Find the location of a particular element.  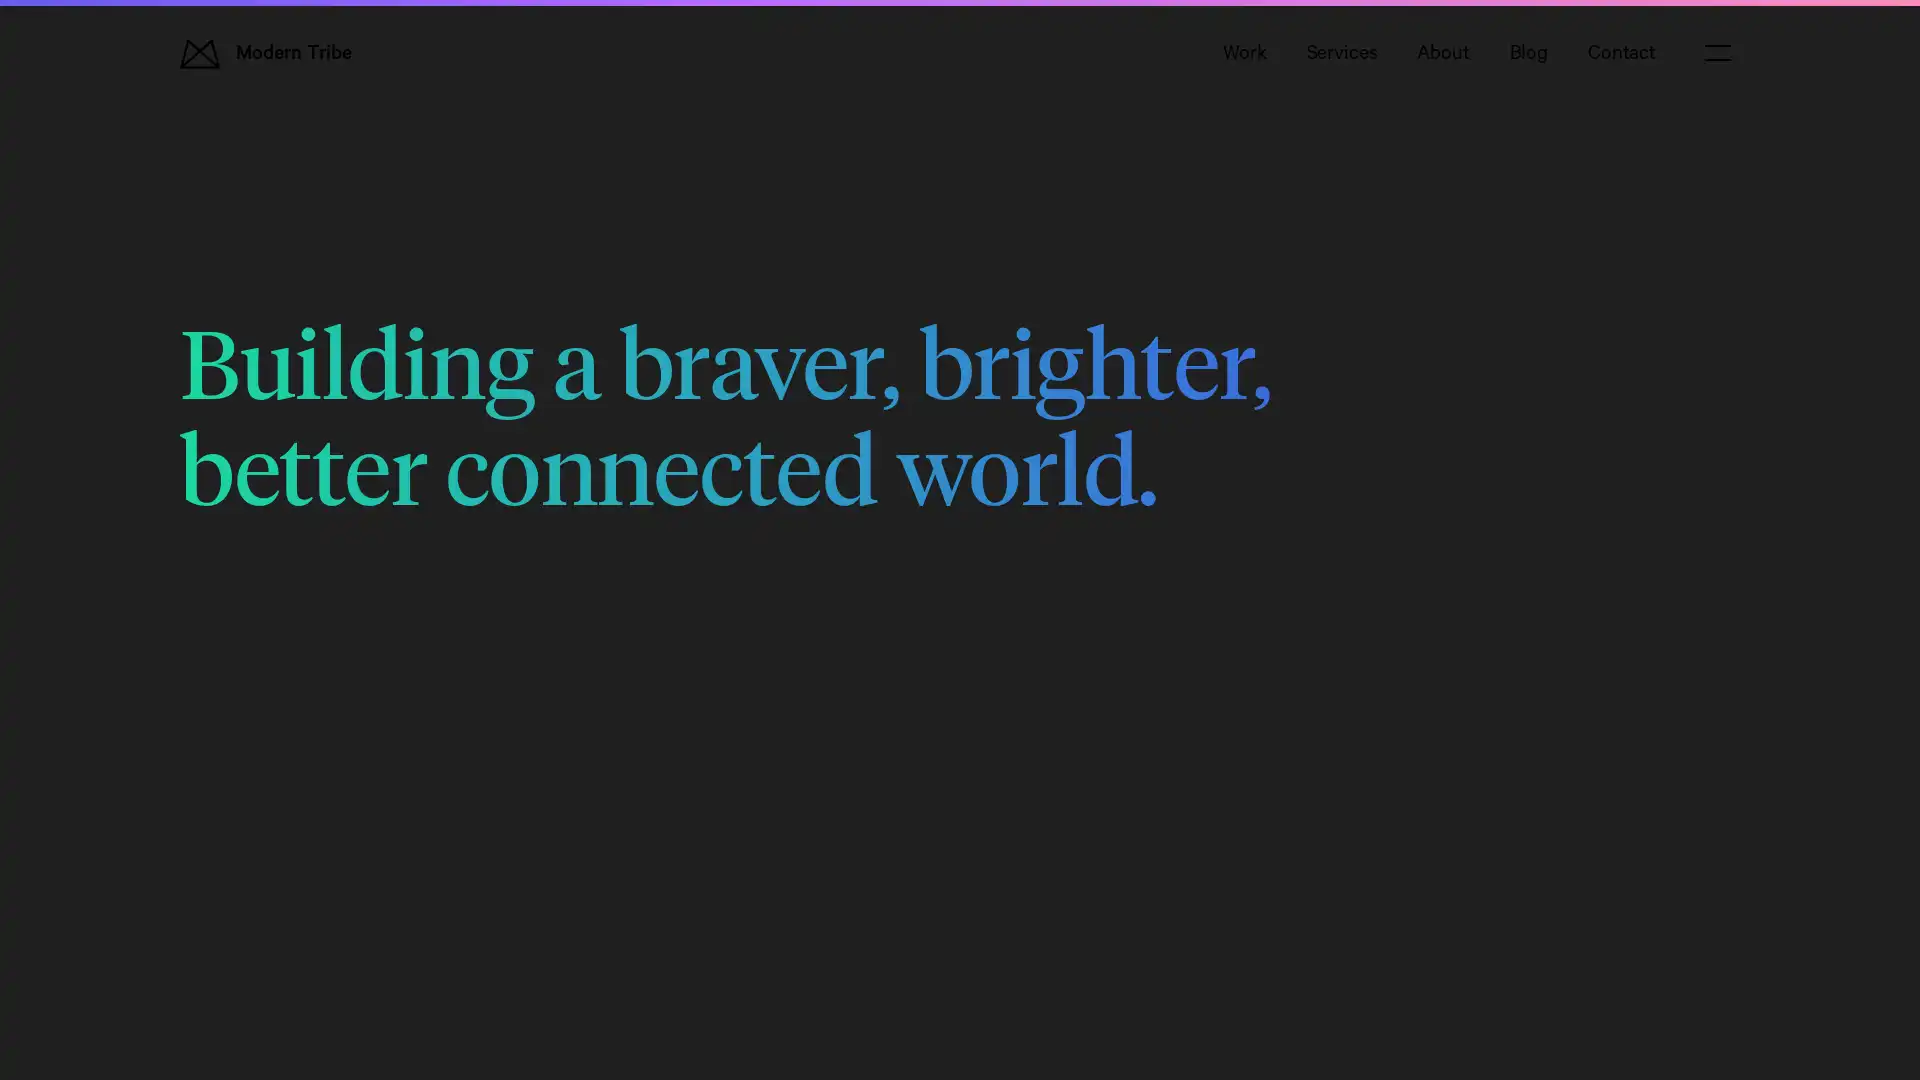

Menu Button is located at coordinates (1717, 52).